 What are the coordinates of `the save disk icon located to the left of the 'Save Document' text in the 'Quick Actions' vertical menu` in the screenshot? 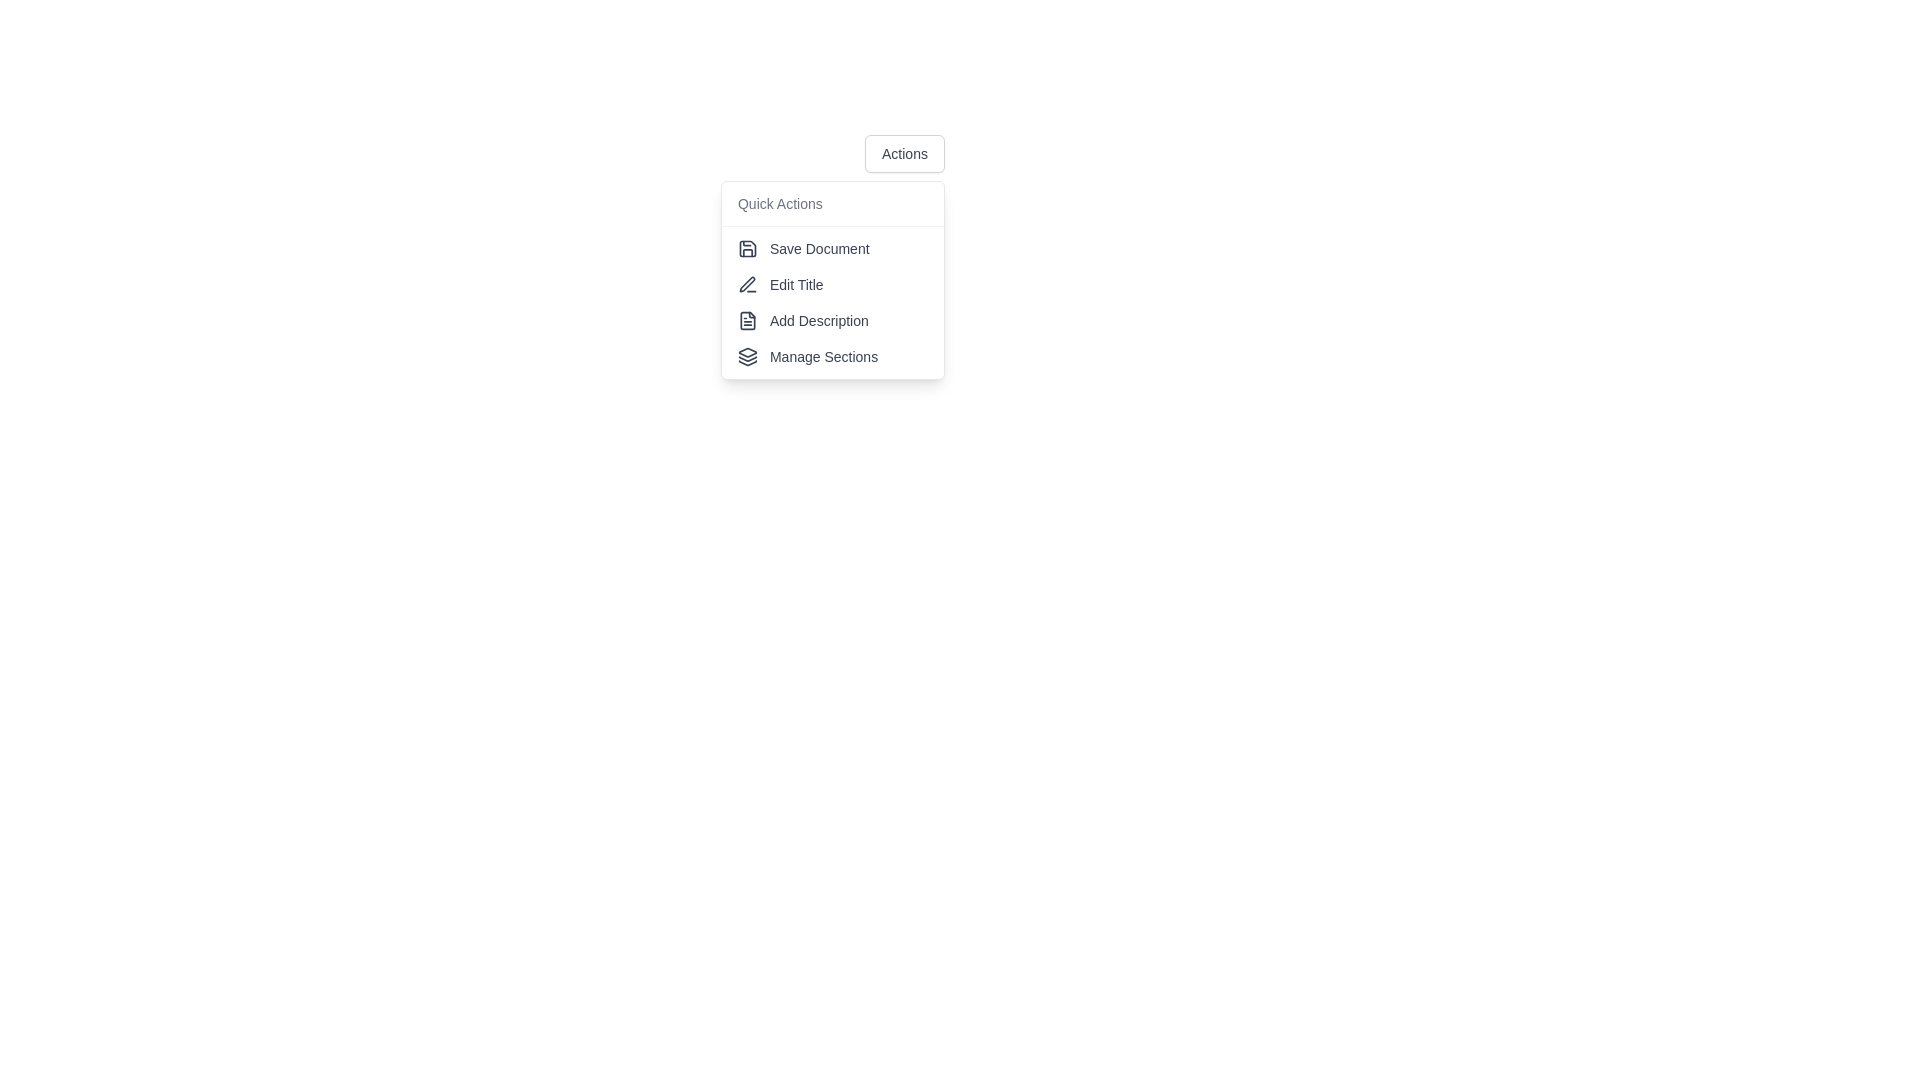 It's located at (747, 248).